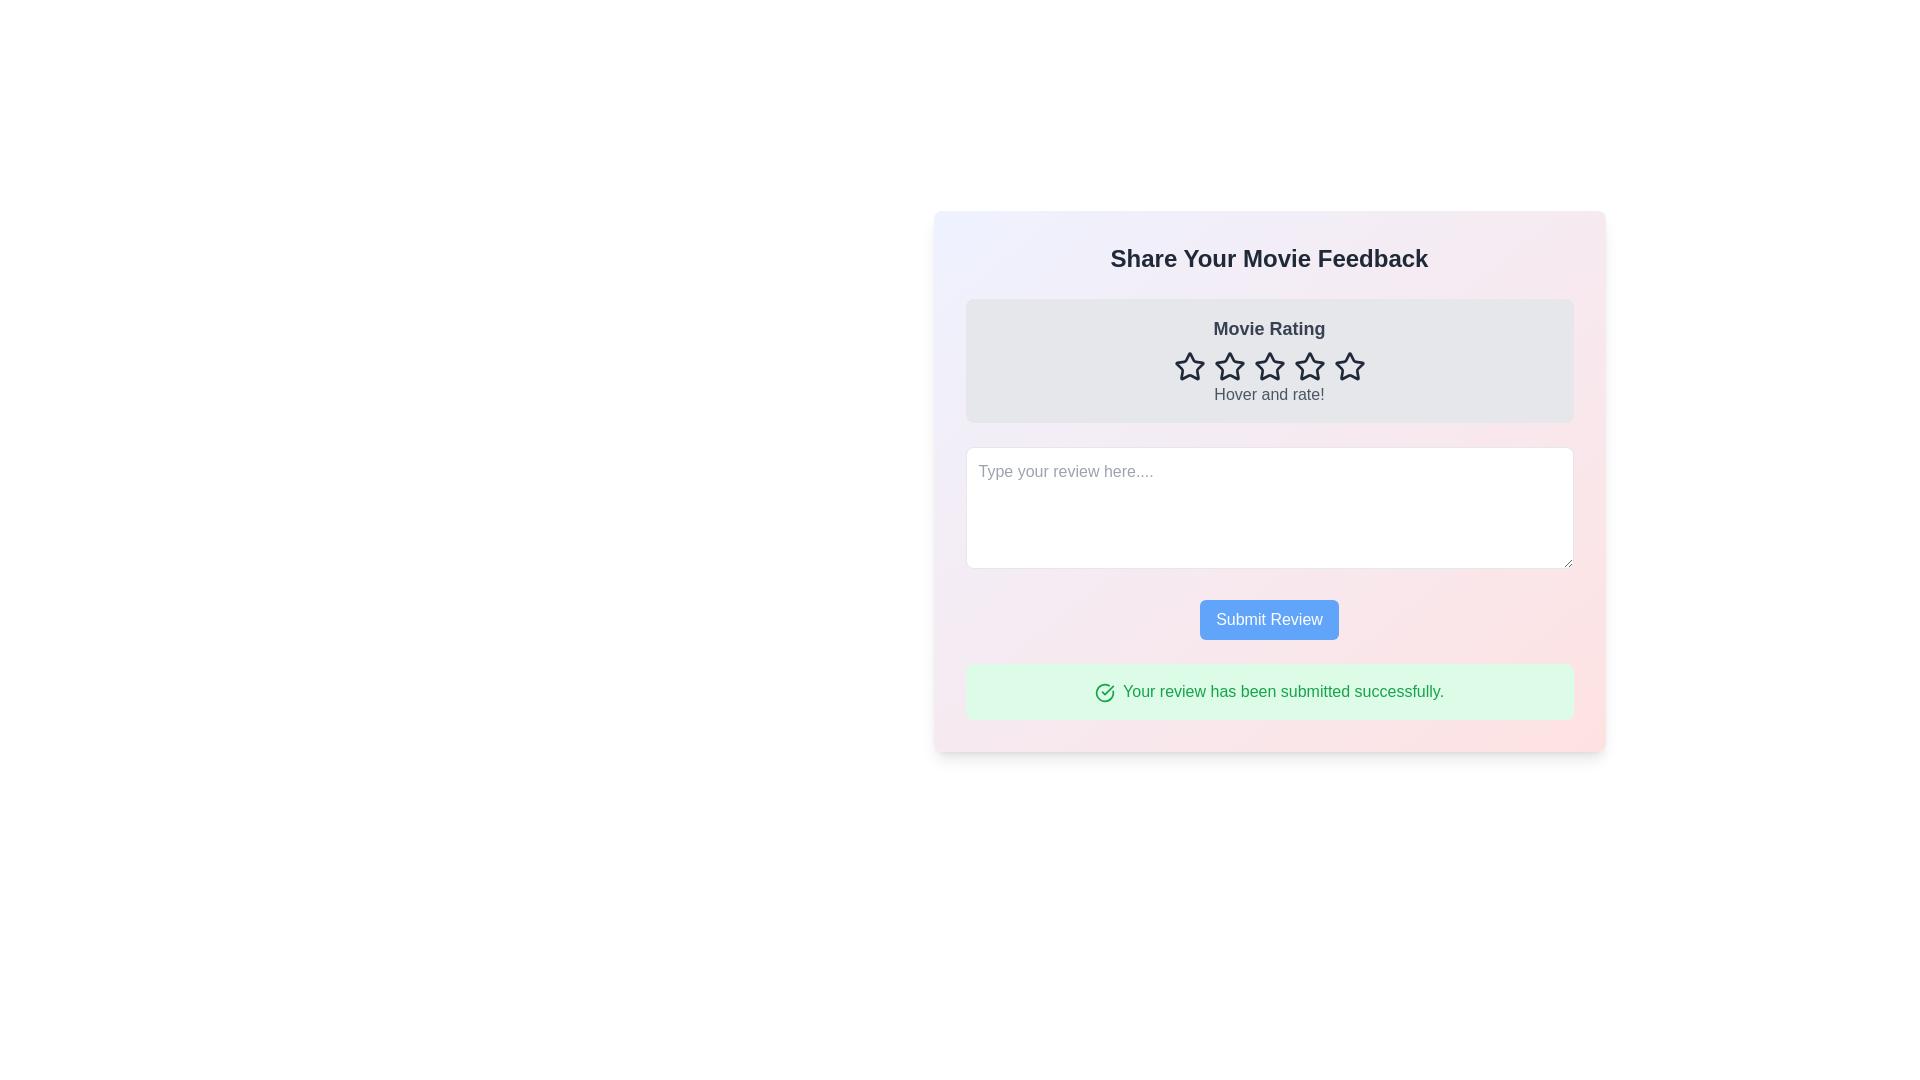  What do you see at coordinates (1228, 366) in the screenshot?
I see `the third star icon` at bounding box center [1228, 366].